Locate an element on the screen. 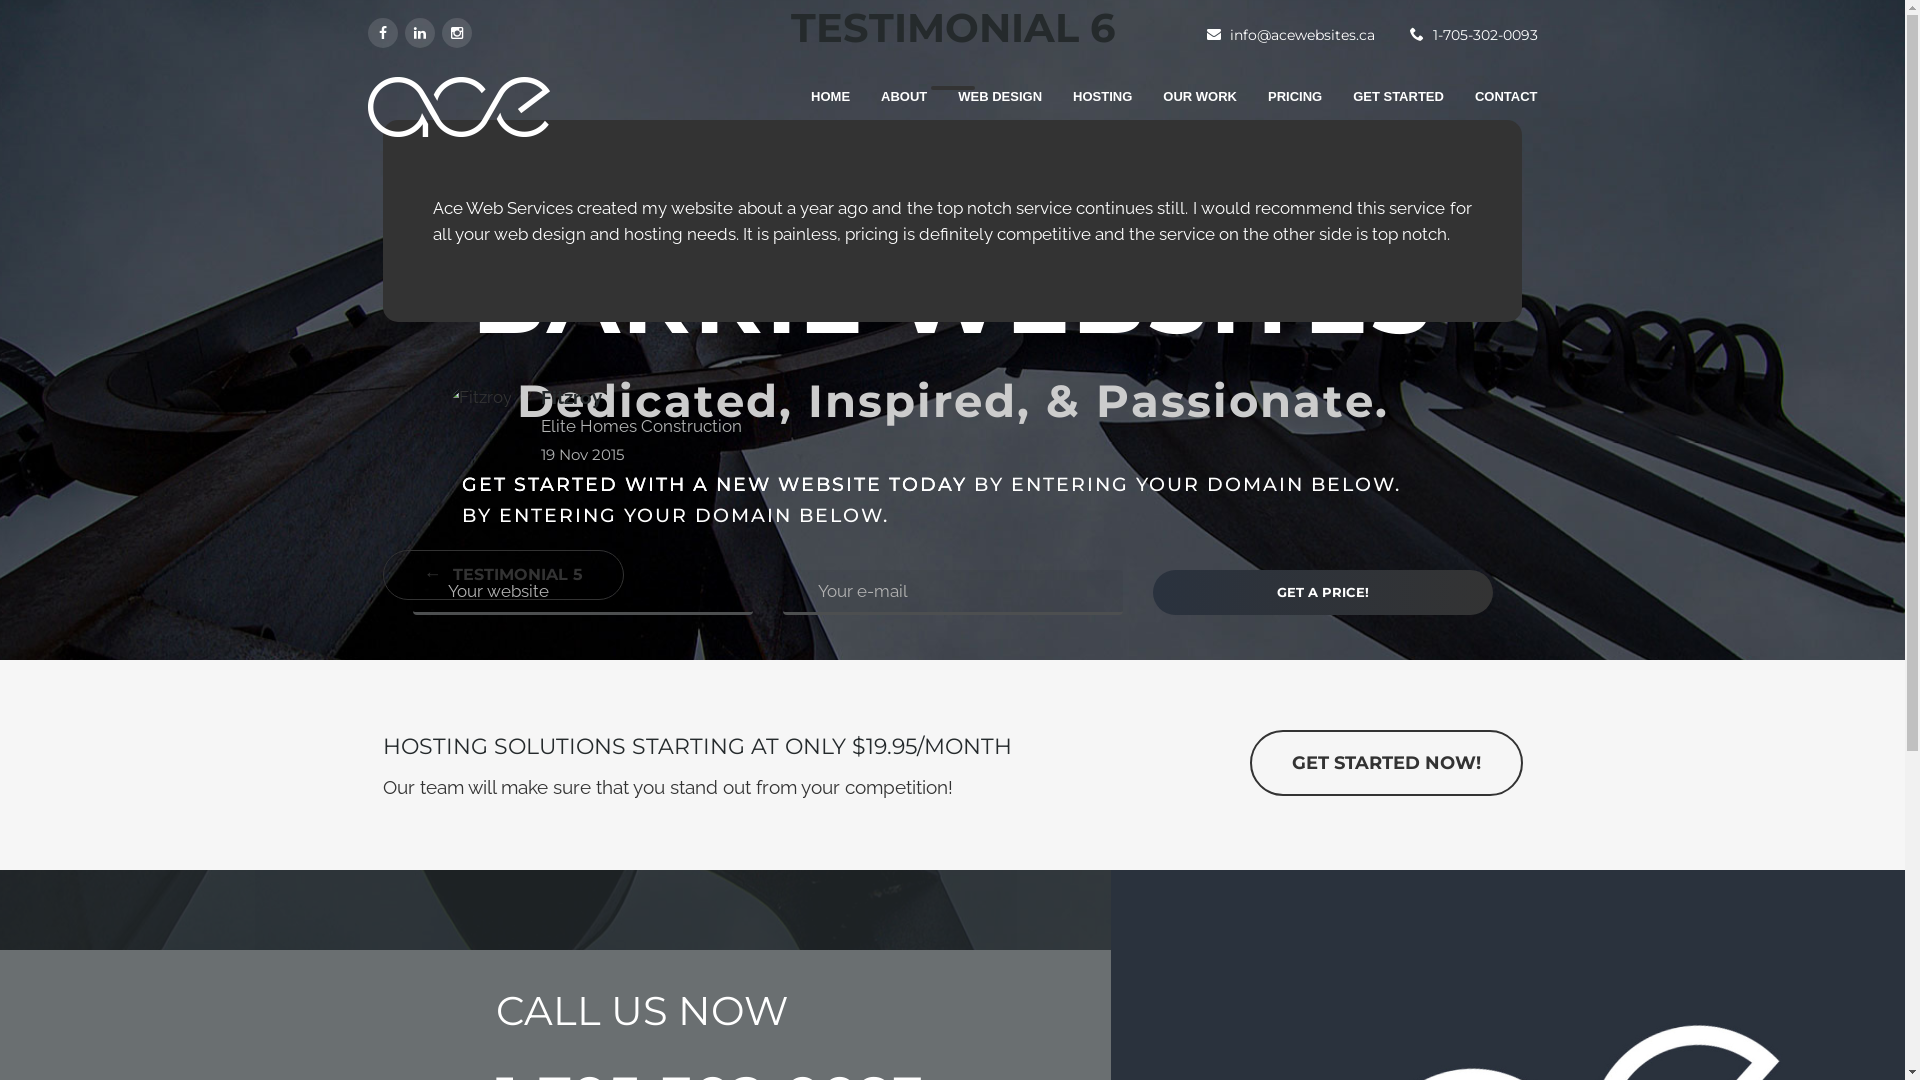  'HOSTING' is located at coordinates (1087, 107).